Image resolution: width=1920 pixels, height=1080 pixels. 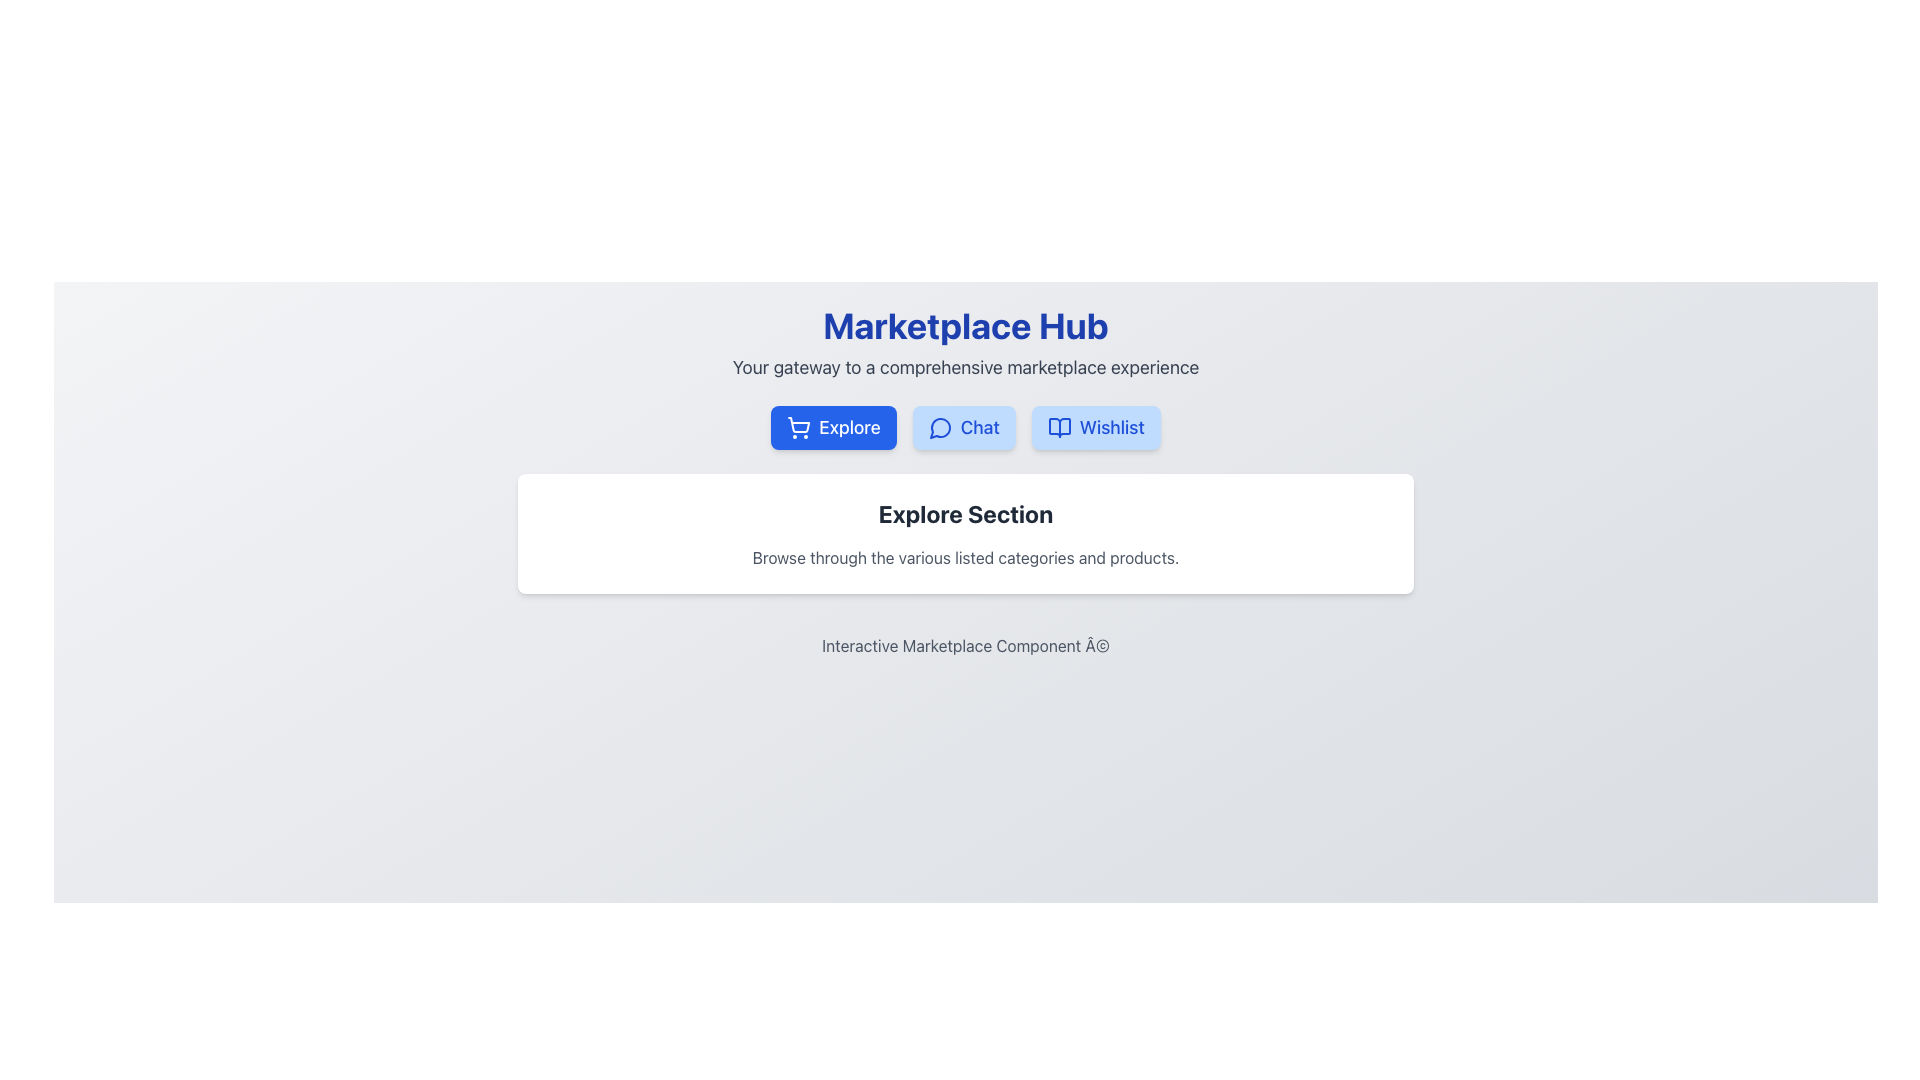 What do you see at coordinates (798, 427) in the screenshot?
I see `the shopping cart icon embedded in the blue 'Explore' button, which is the leftmost button in the row below the 'Marketplace Hub' title` at bounding box center [798, 427].